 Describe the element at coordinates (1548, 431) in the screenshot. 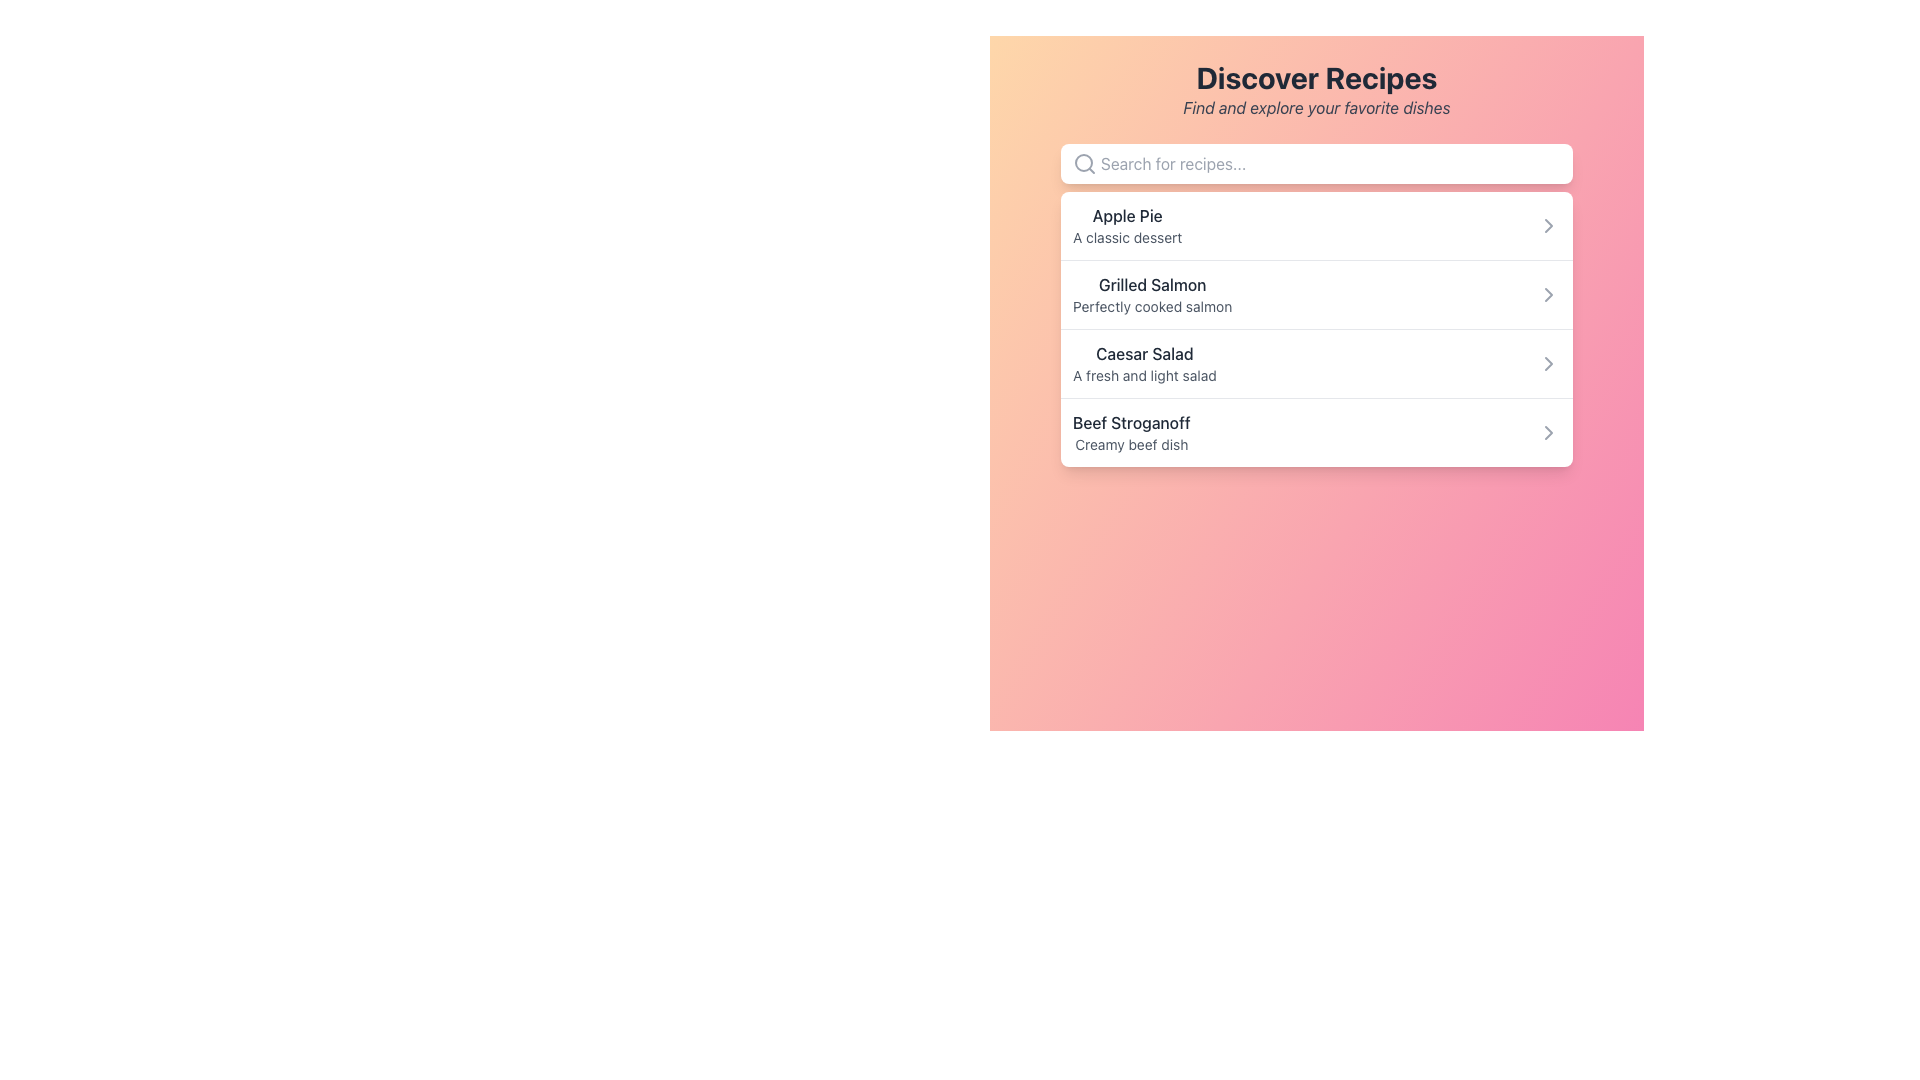

I see `the chevron icon on the far-right end of the 'Beef Stroganoff' entry` at that location.